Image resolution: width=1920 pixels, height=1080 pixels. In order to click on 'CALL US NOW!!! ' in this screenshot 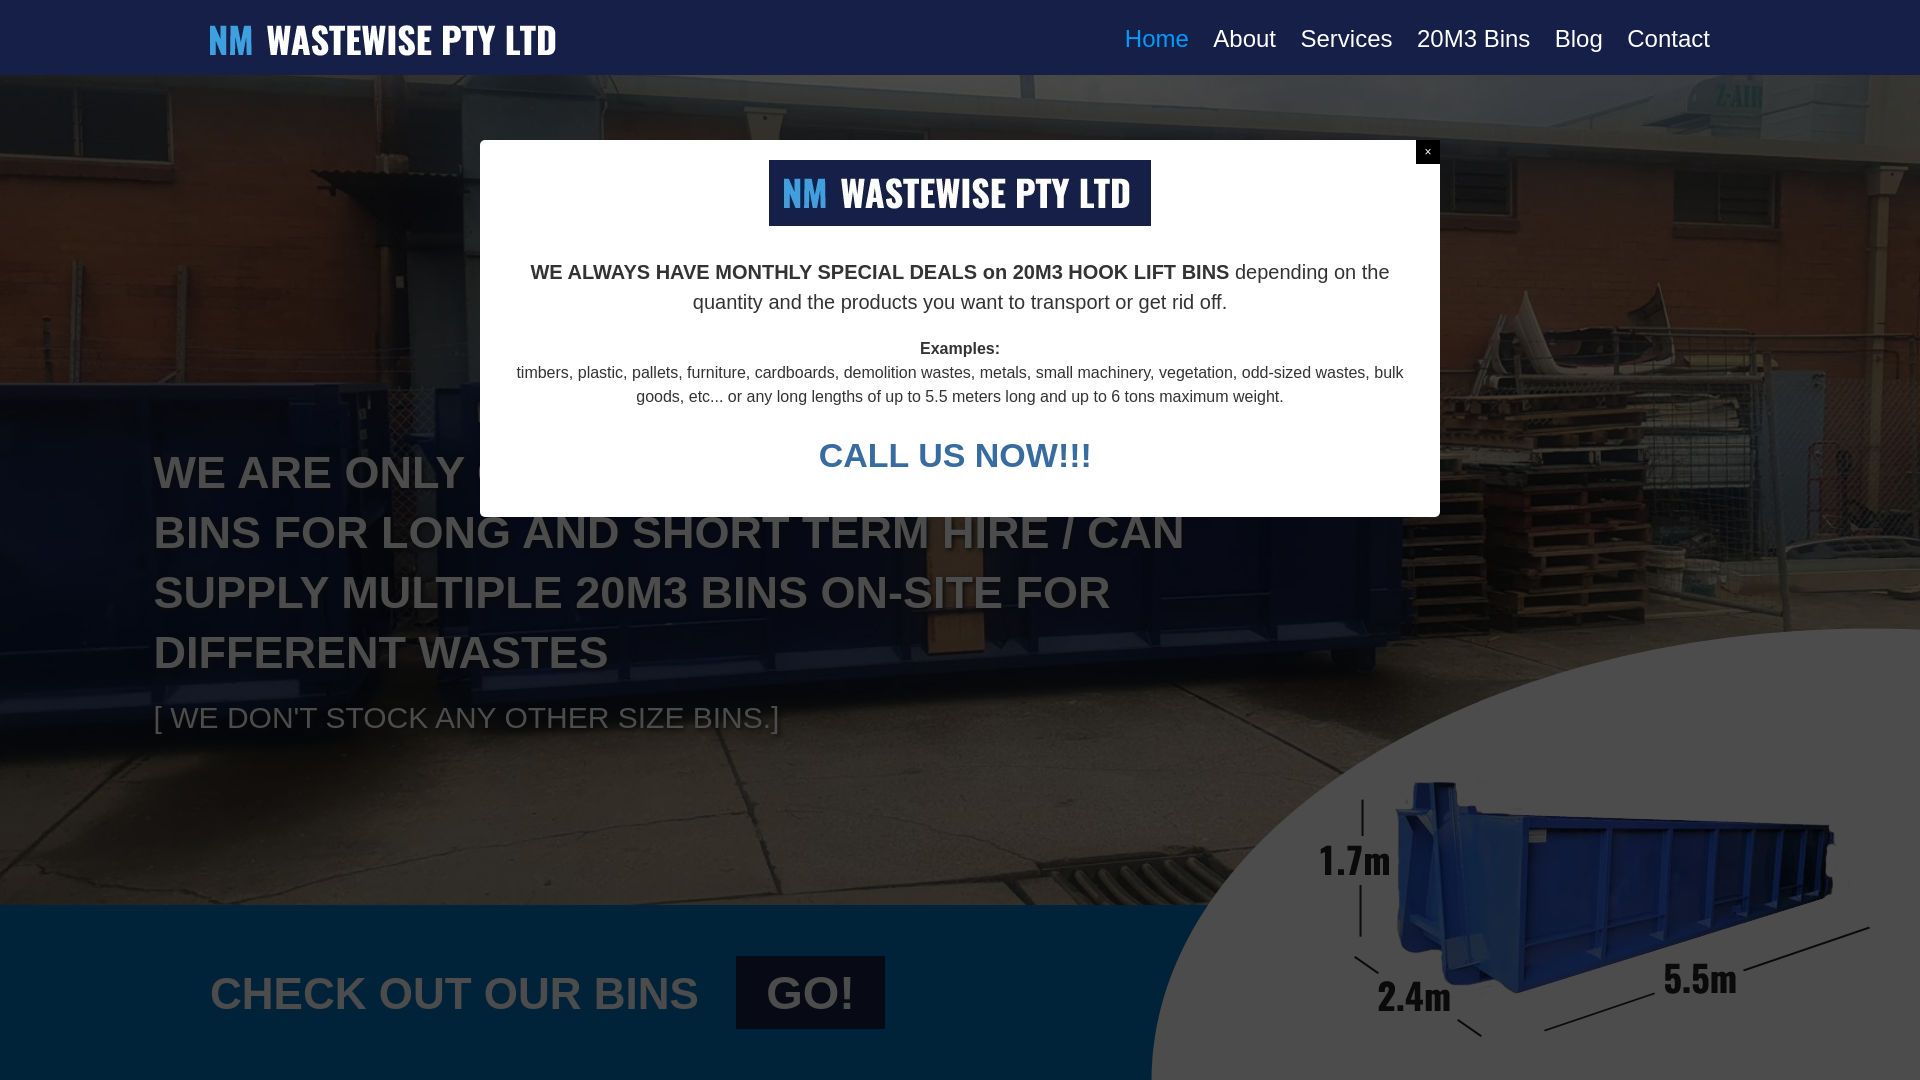, I will do `click(960, 455)`.